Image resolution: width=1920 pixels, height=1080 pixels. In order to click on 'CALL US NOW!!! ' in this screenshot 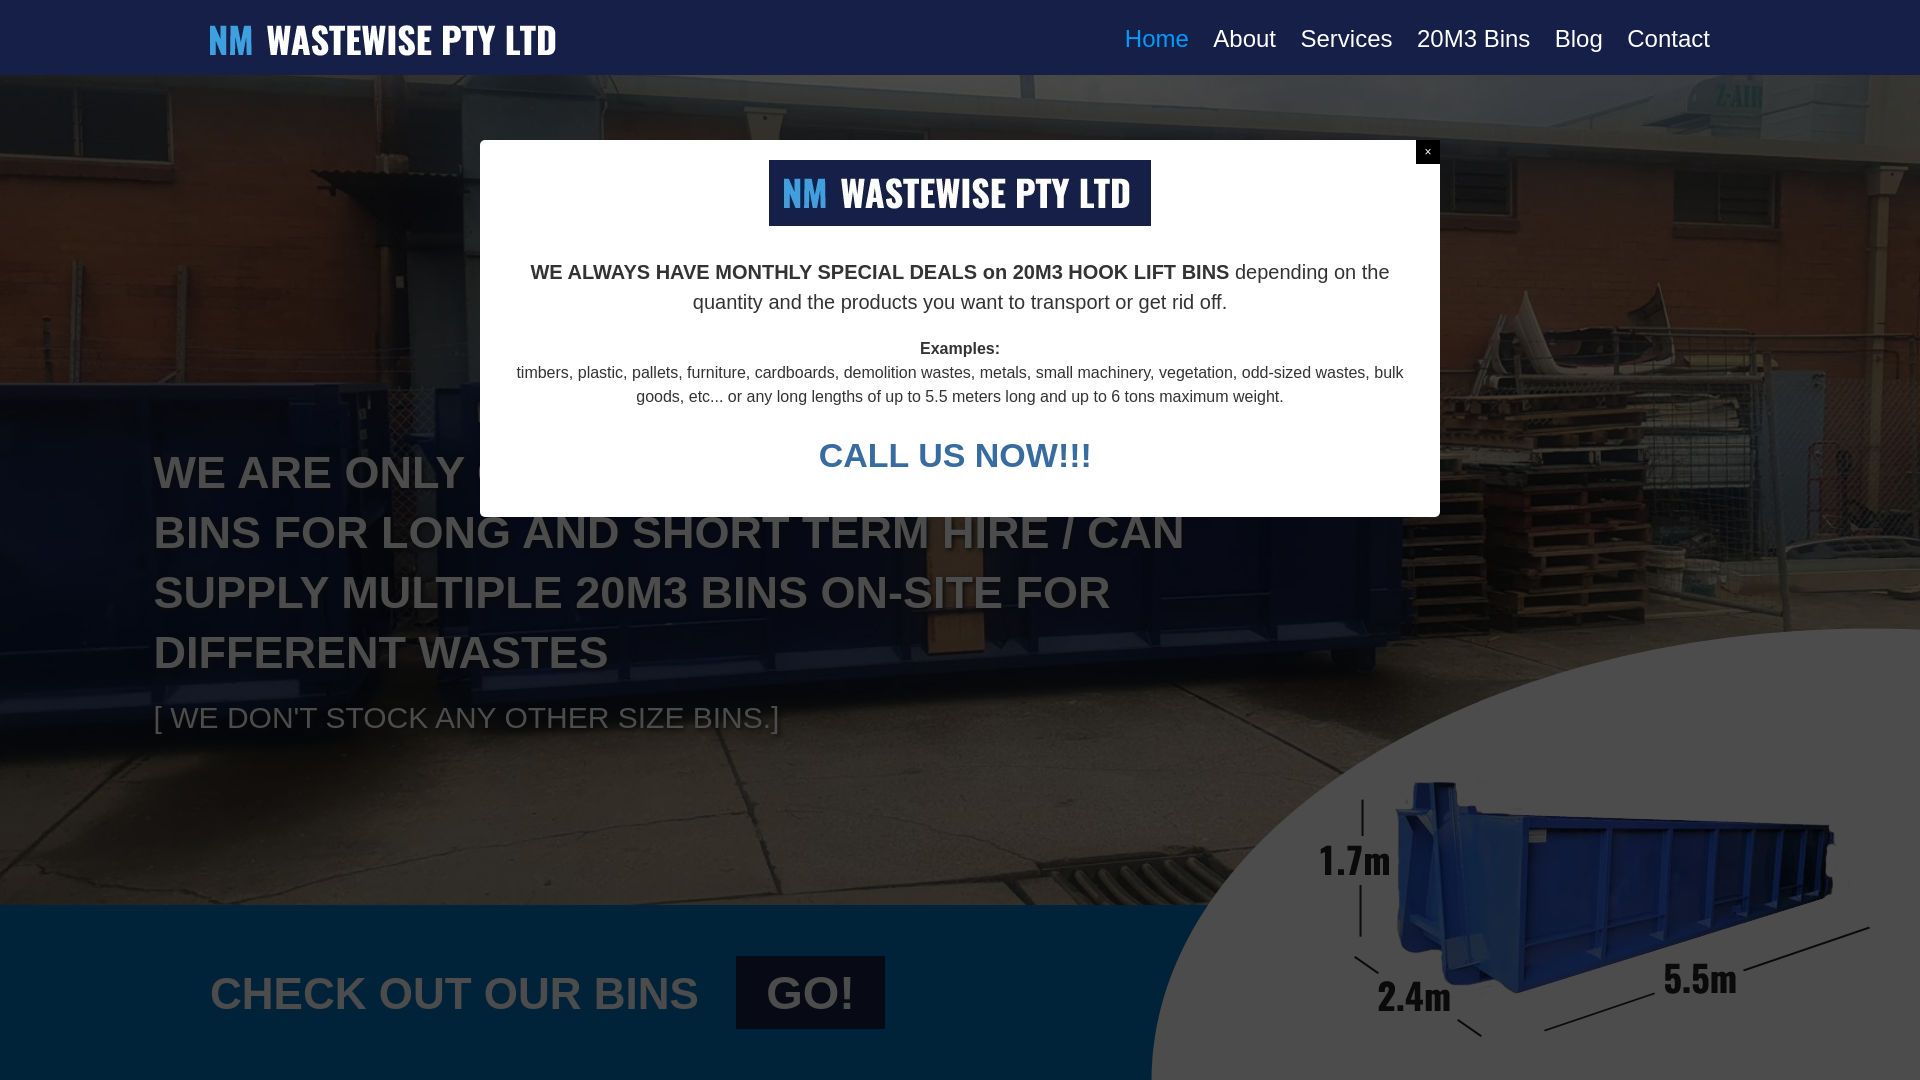, I will do `click(960, 455)`.